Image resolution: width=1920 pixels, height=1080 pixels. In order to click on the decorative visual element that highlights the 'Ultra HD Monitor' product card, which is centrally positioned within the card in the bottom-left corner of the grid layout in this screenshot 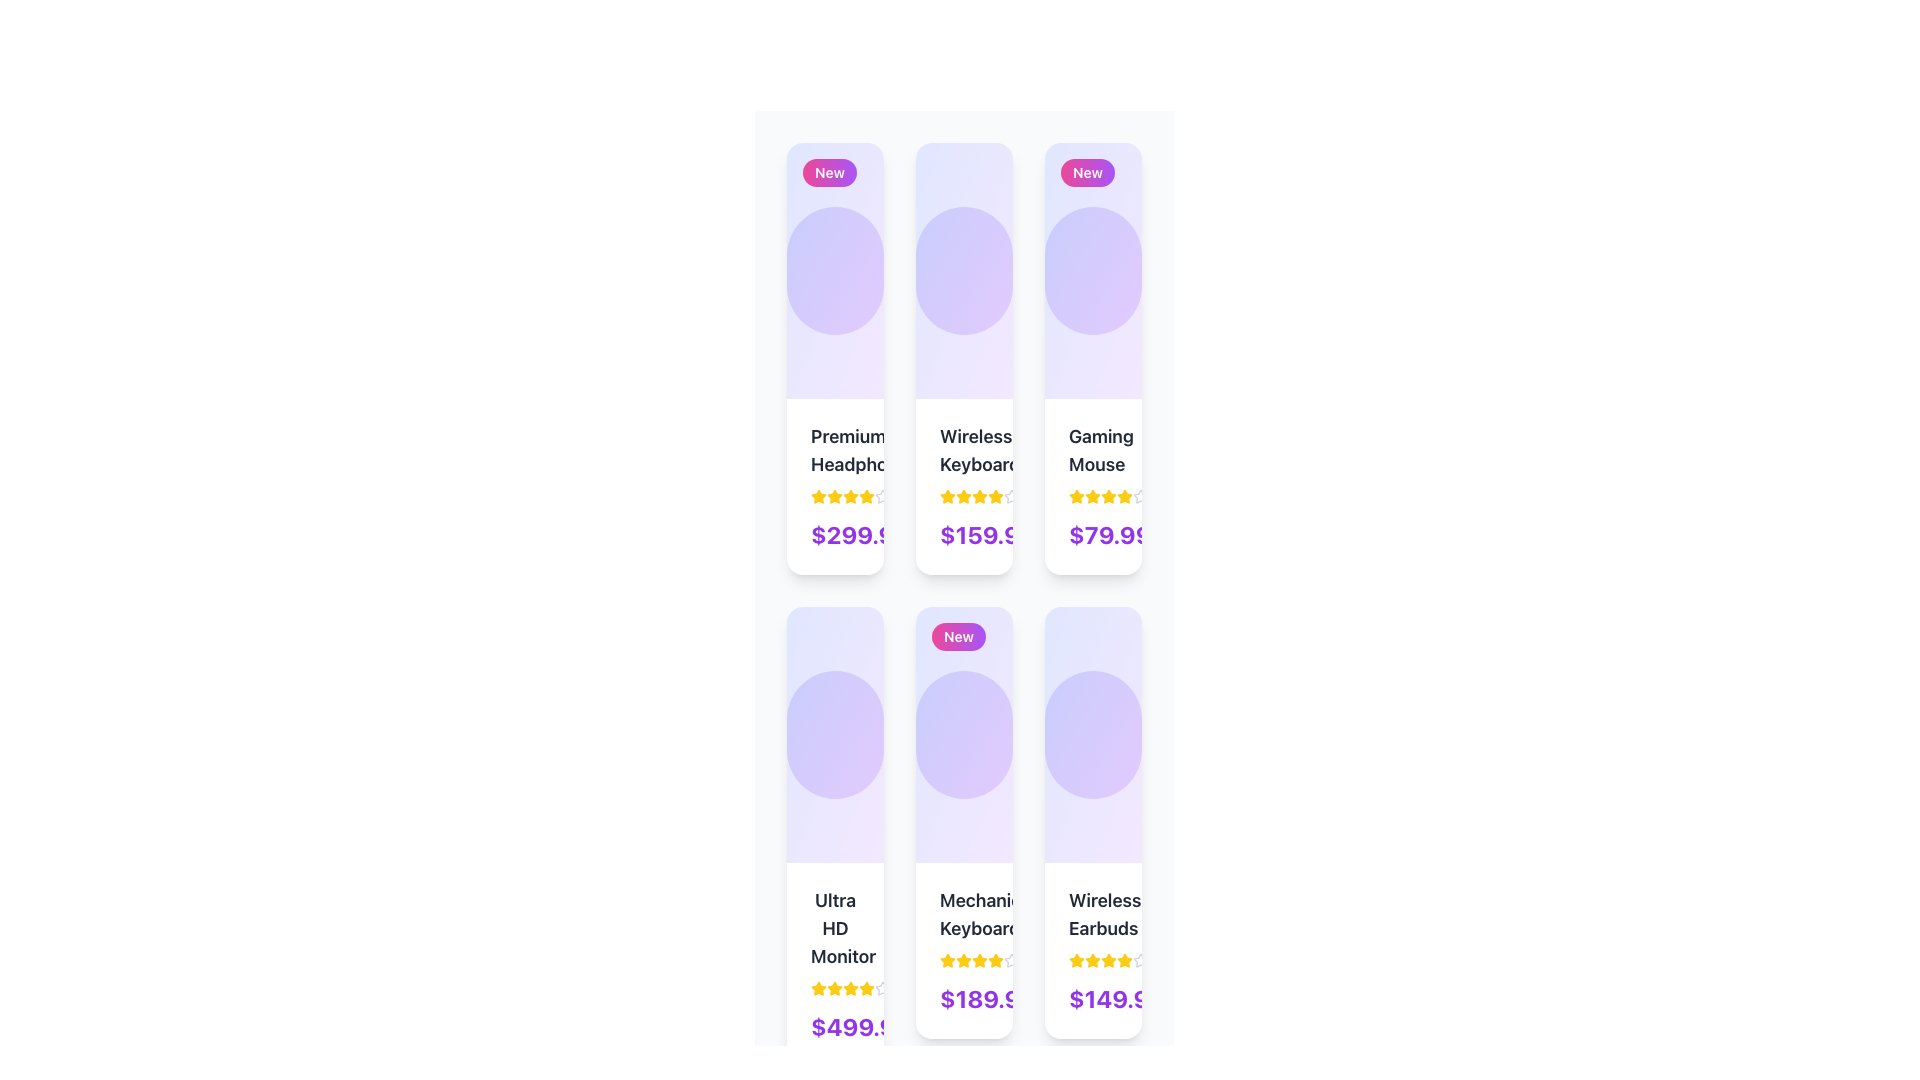, I will do `click(835, 735)`.